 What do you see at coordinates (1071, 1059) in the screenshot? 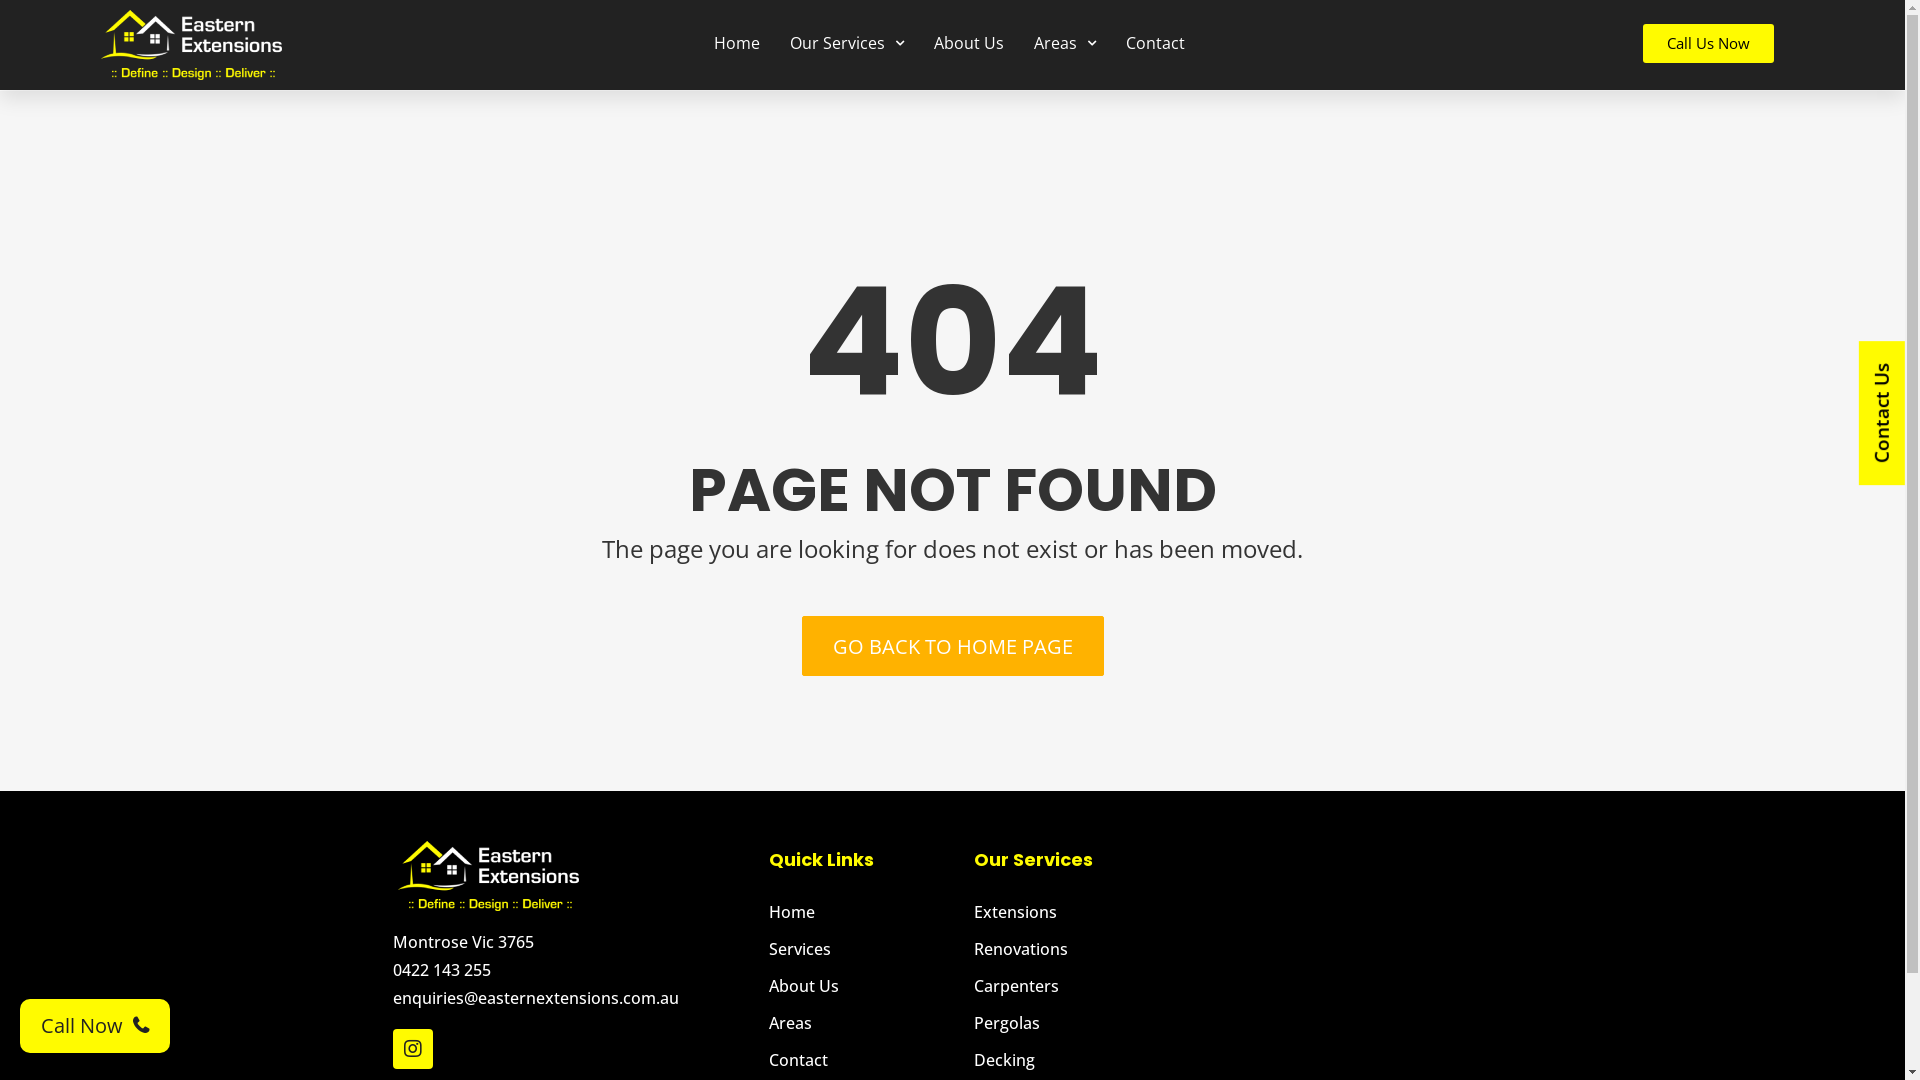
I see `'Decking'` at bounding box center [1071, 1059].